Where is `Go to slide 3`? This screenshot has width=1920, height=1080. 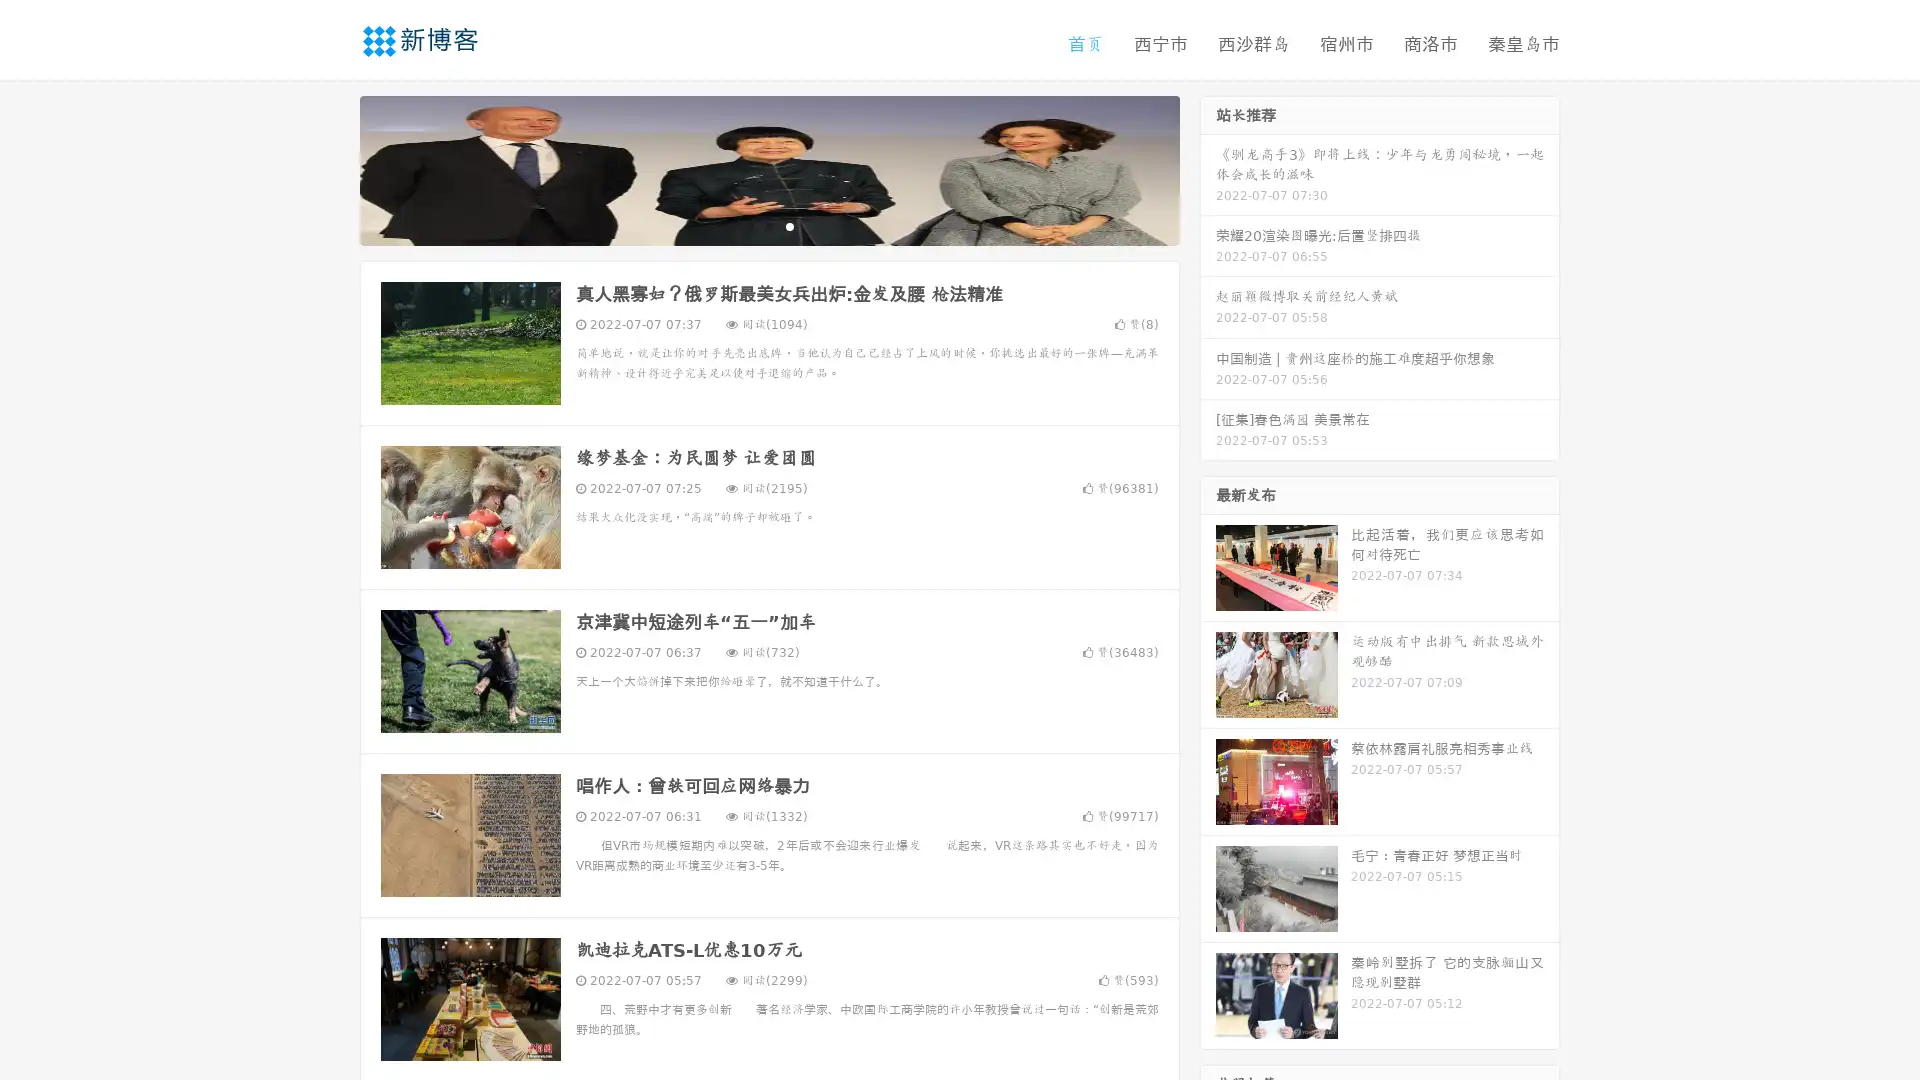
Go to slide 3 is located at coordinates (789, 225).